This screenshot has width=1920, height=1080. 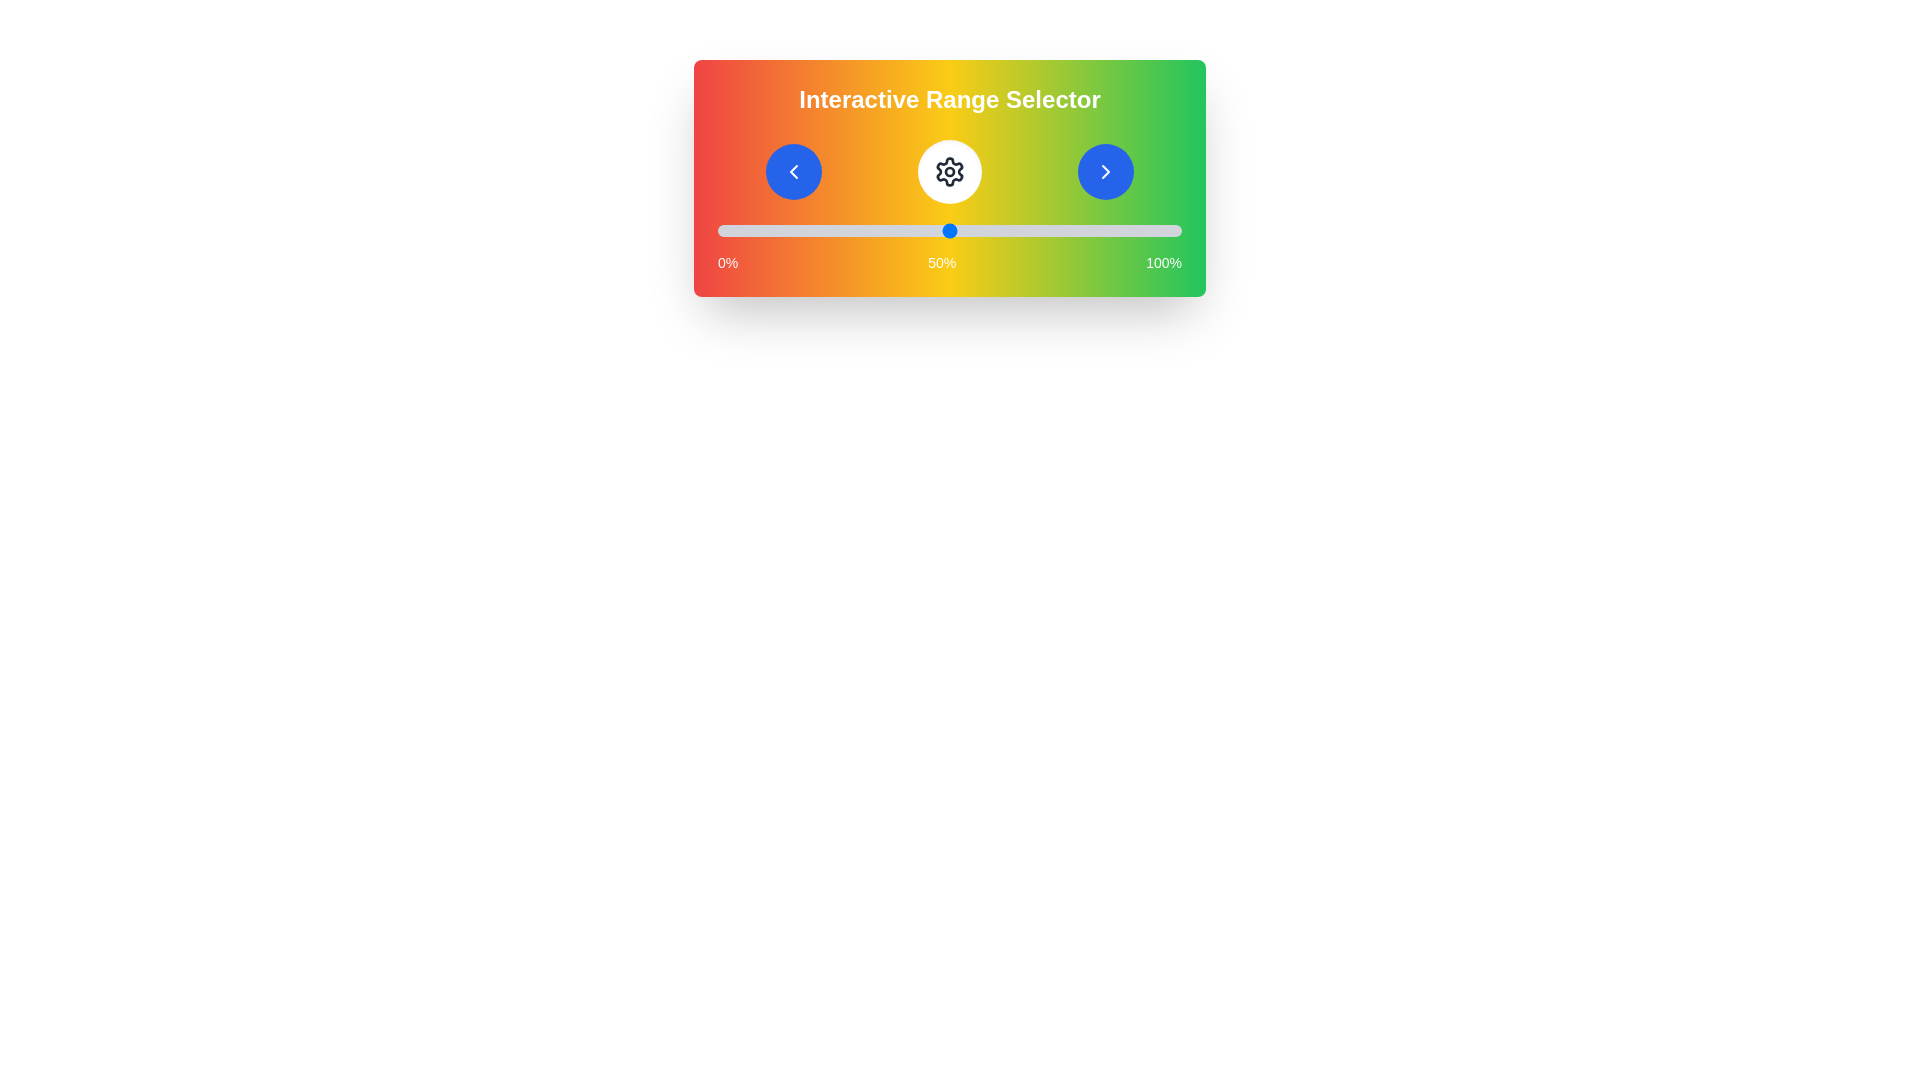 What do you see at coordinates (1104, 171) in the screenshot?
I see `right chevron button to increment the range value` at bounding box center [1104, 171].